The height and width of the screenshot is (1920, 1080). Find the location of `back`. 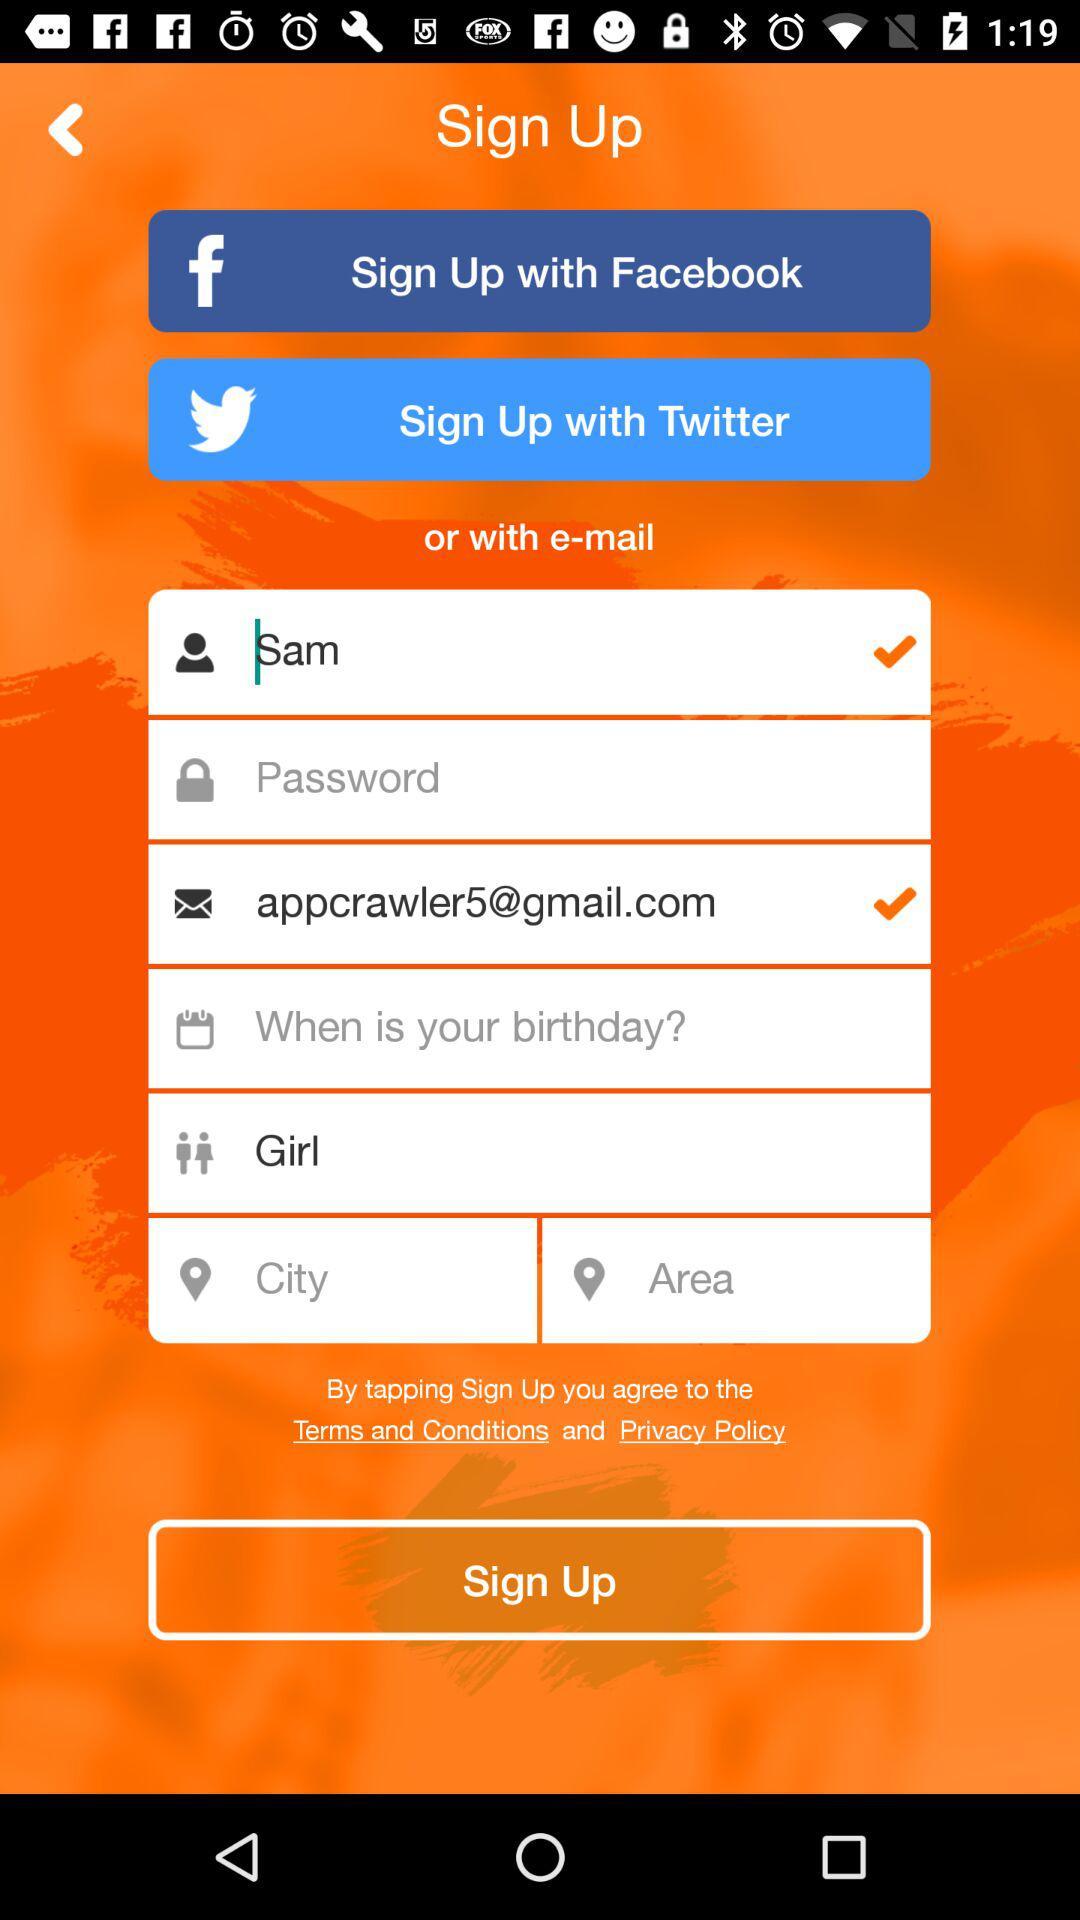

back is located at coordinates (65, 128).